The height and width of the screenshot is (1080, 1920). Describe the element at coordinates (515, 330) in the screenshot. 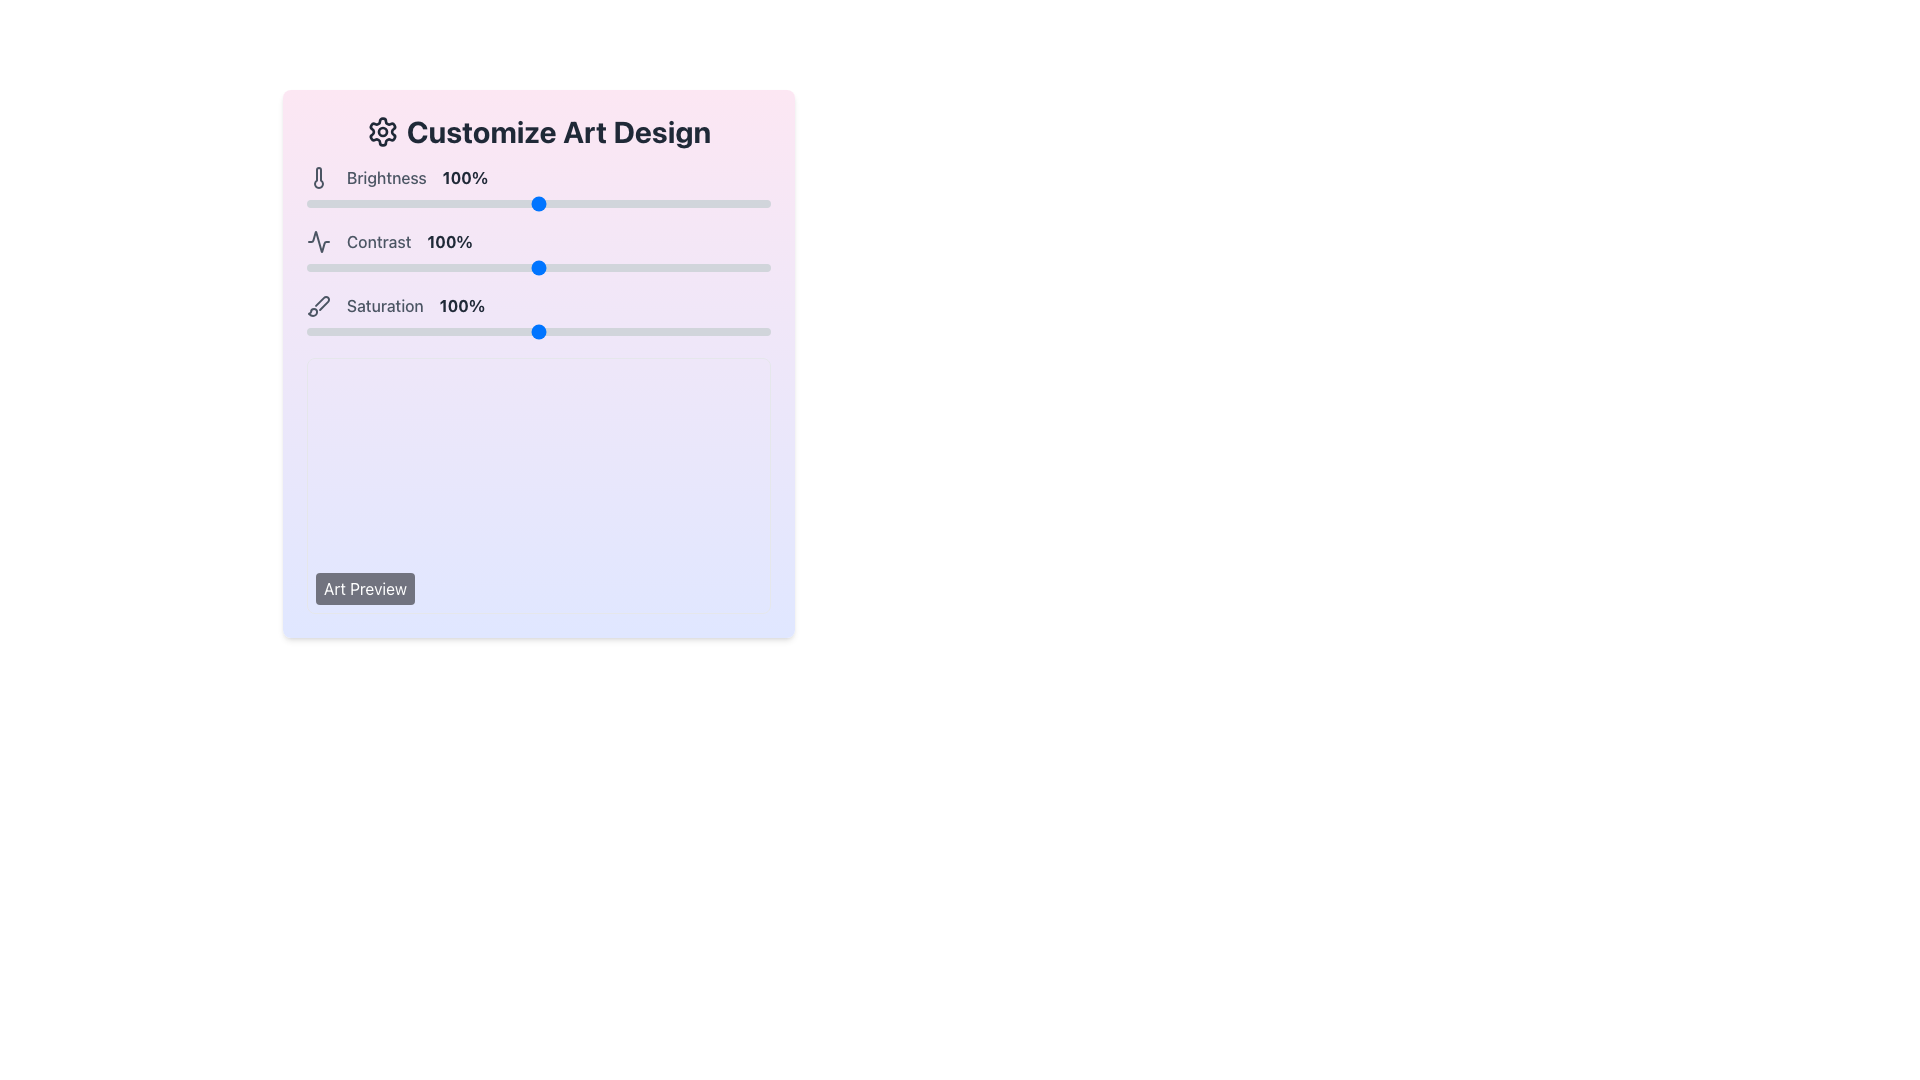

I see `the saturation` at that location.